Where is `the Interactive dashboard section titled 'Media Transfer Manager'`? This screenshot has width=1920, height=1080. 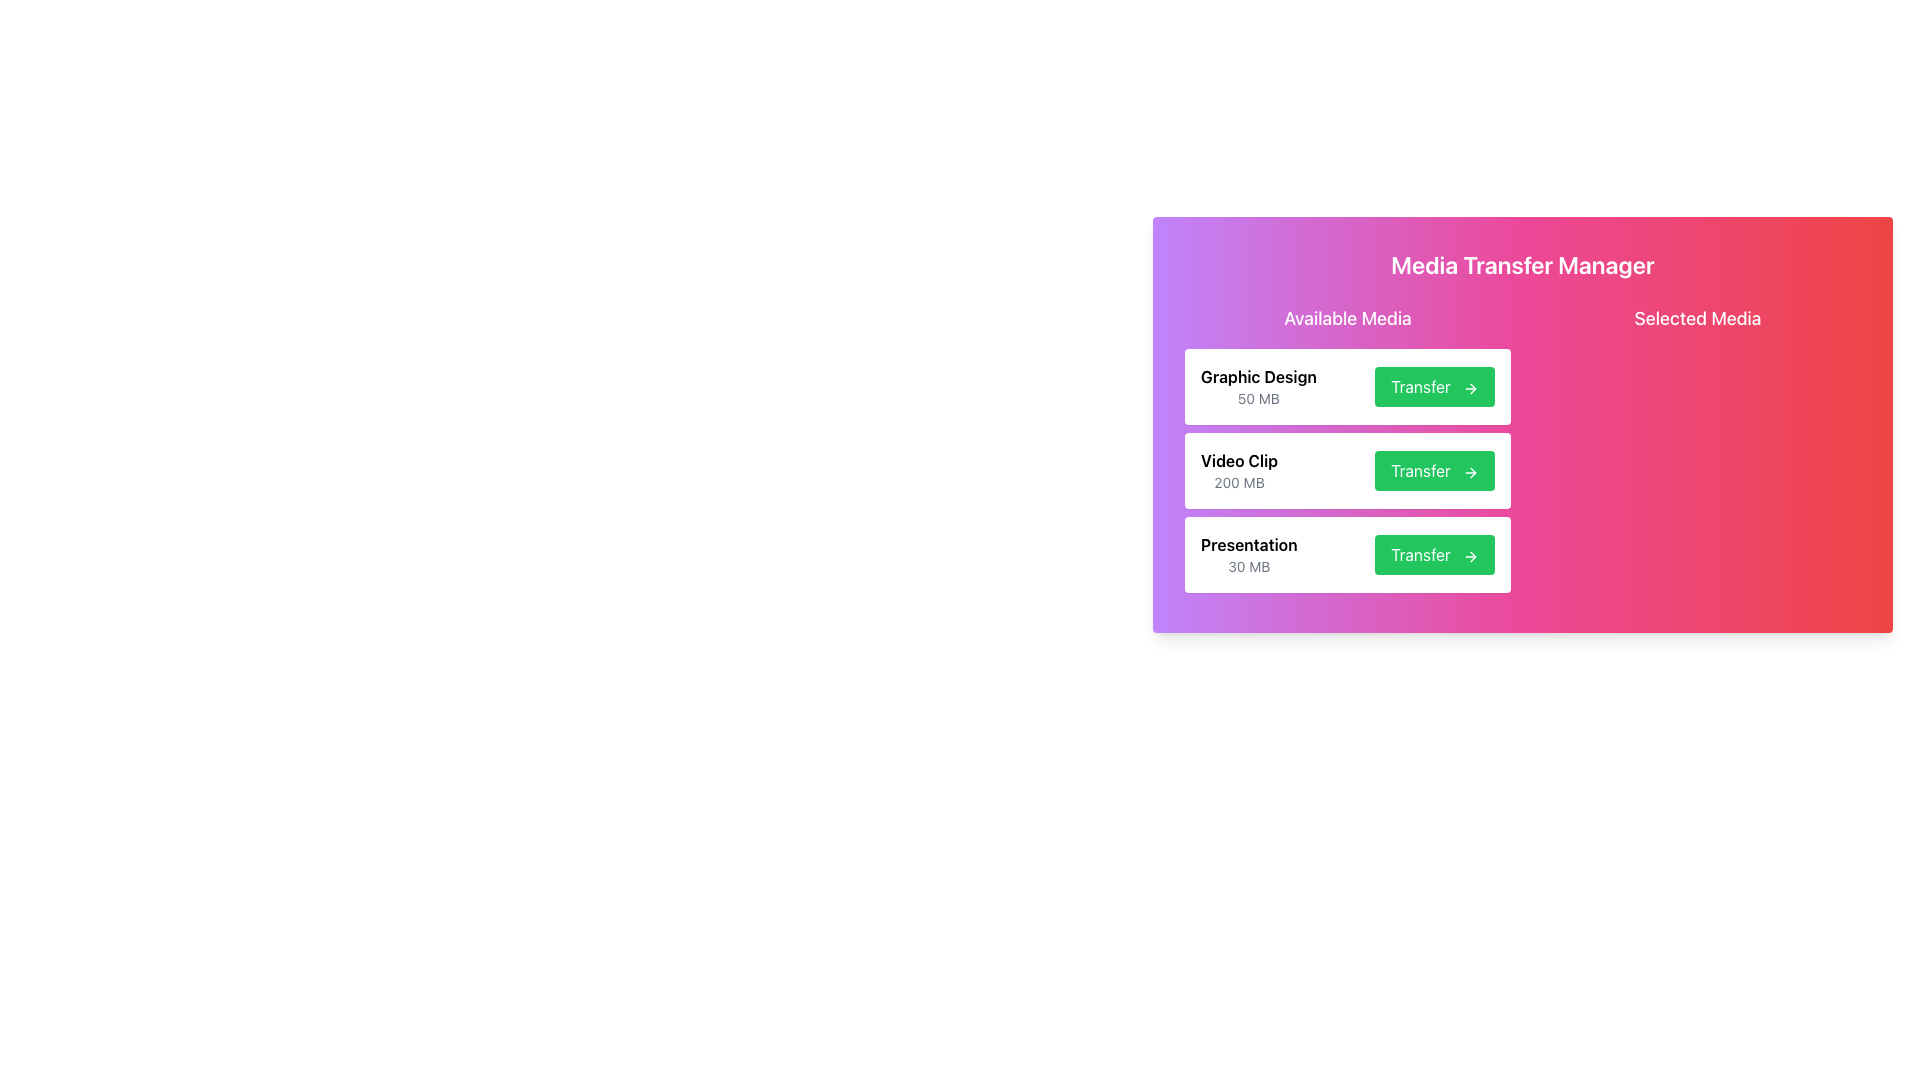
the Interactive dashboard section titled 'Media Transfer Manager' is located at coordinates (1521, 428).